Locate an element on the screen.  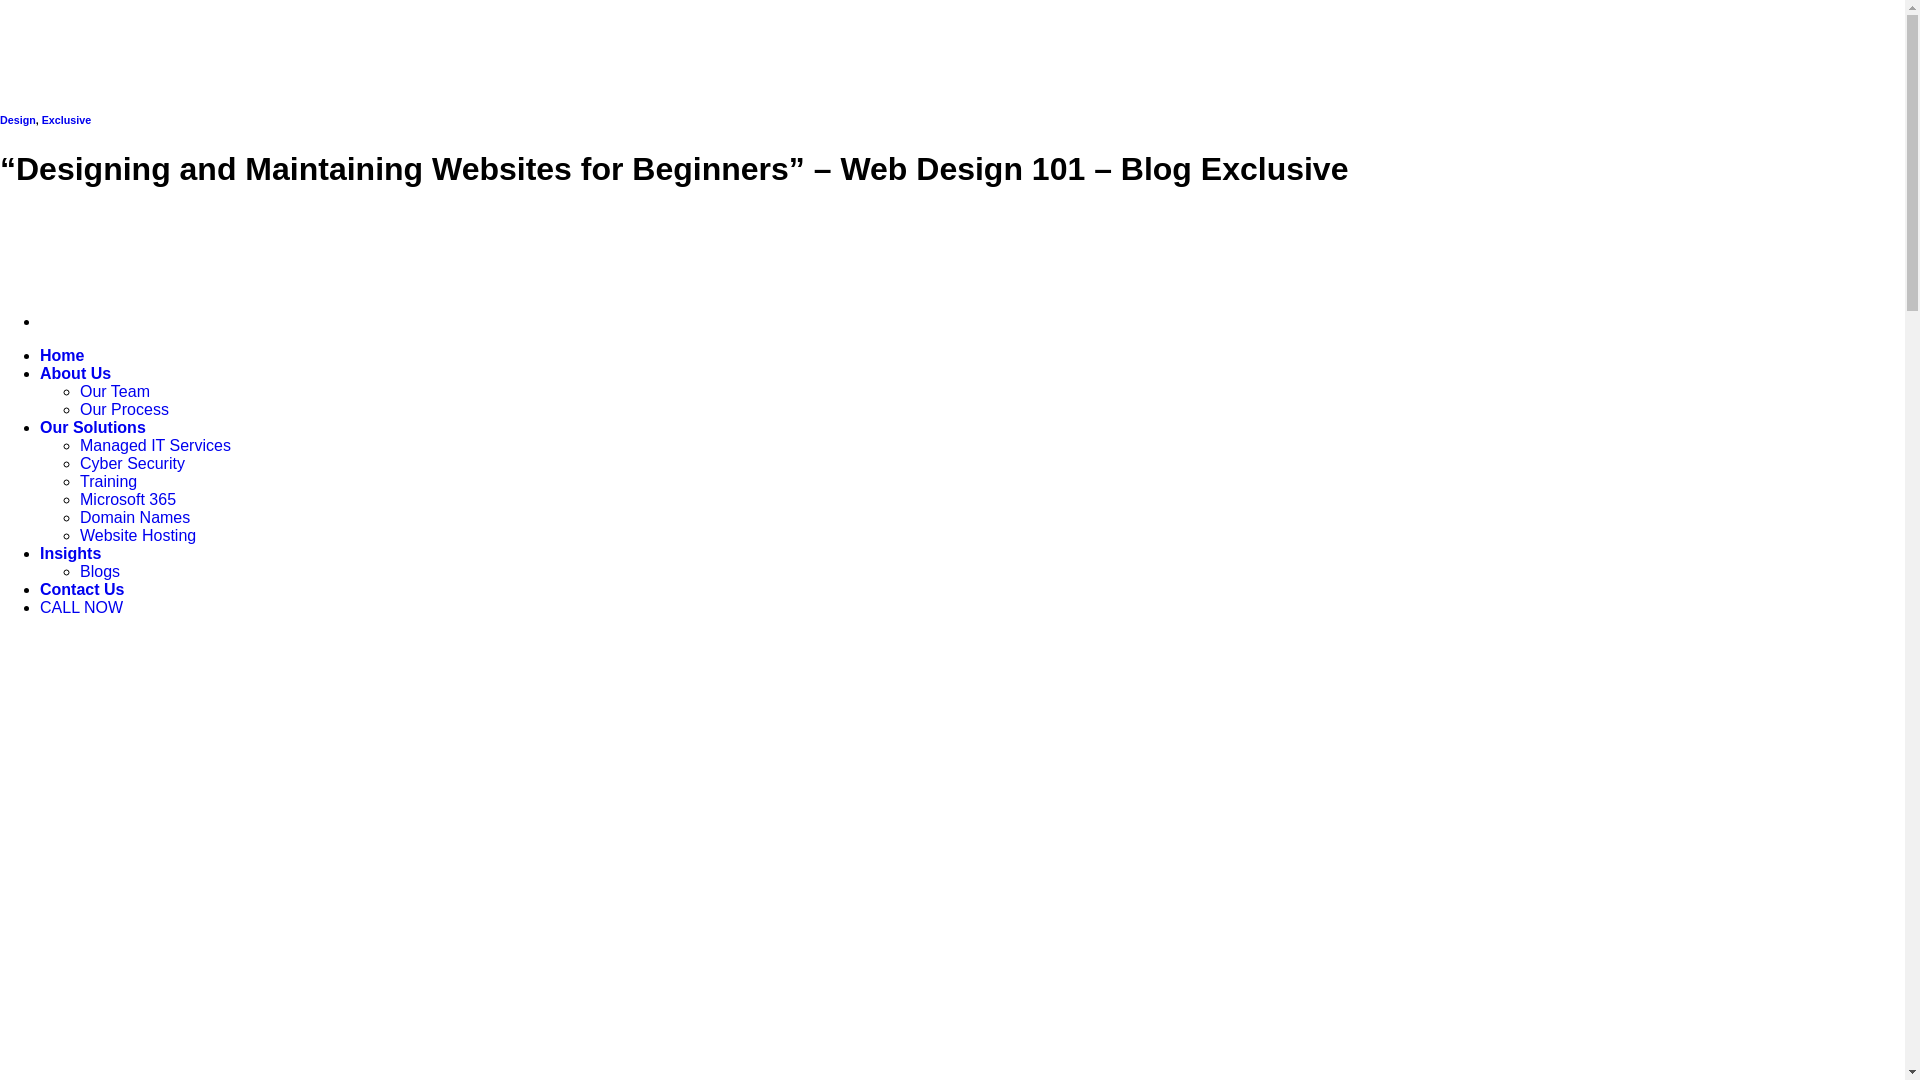
'Insights' is located at coordinates (70, 553).